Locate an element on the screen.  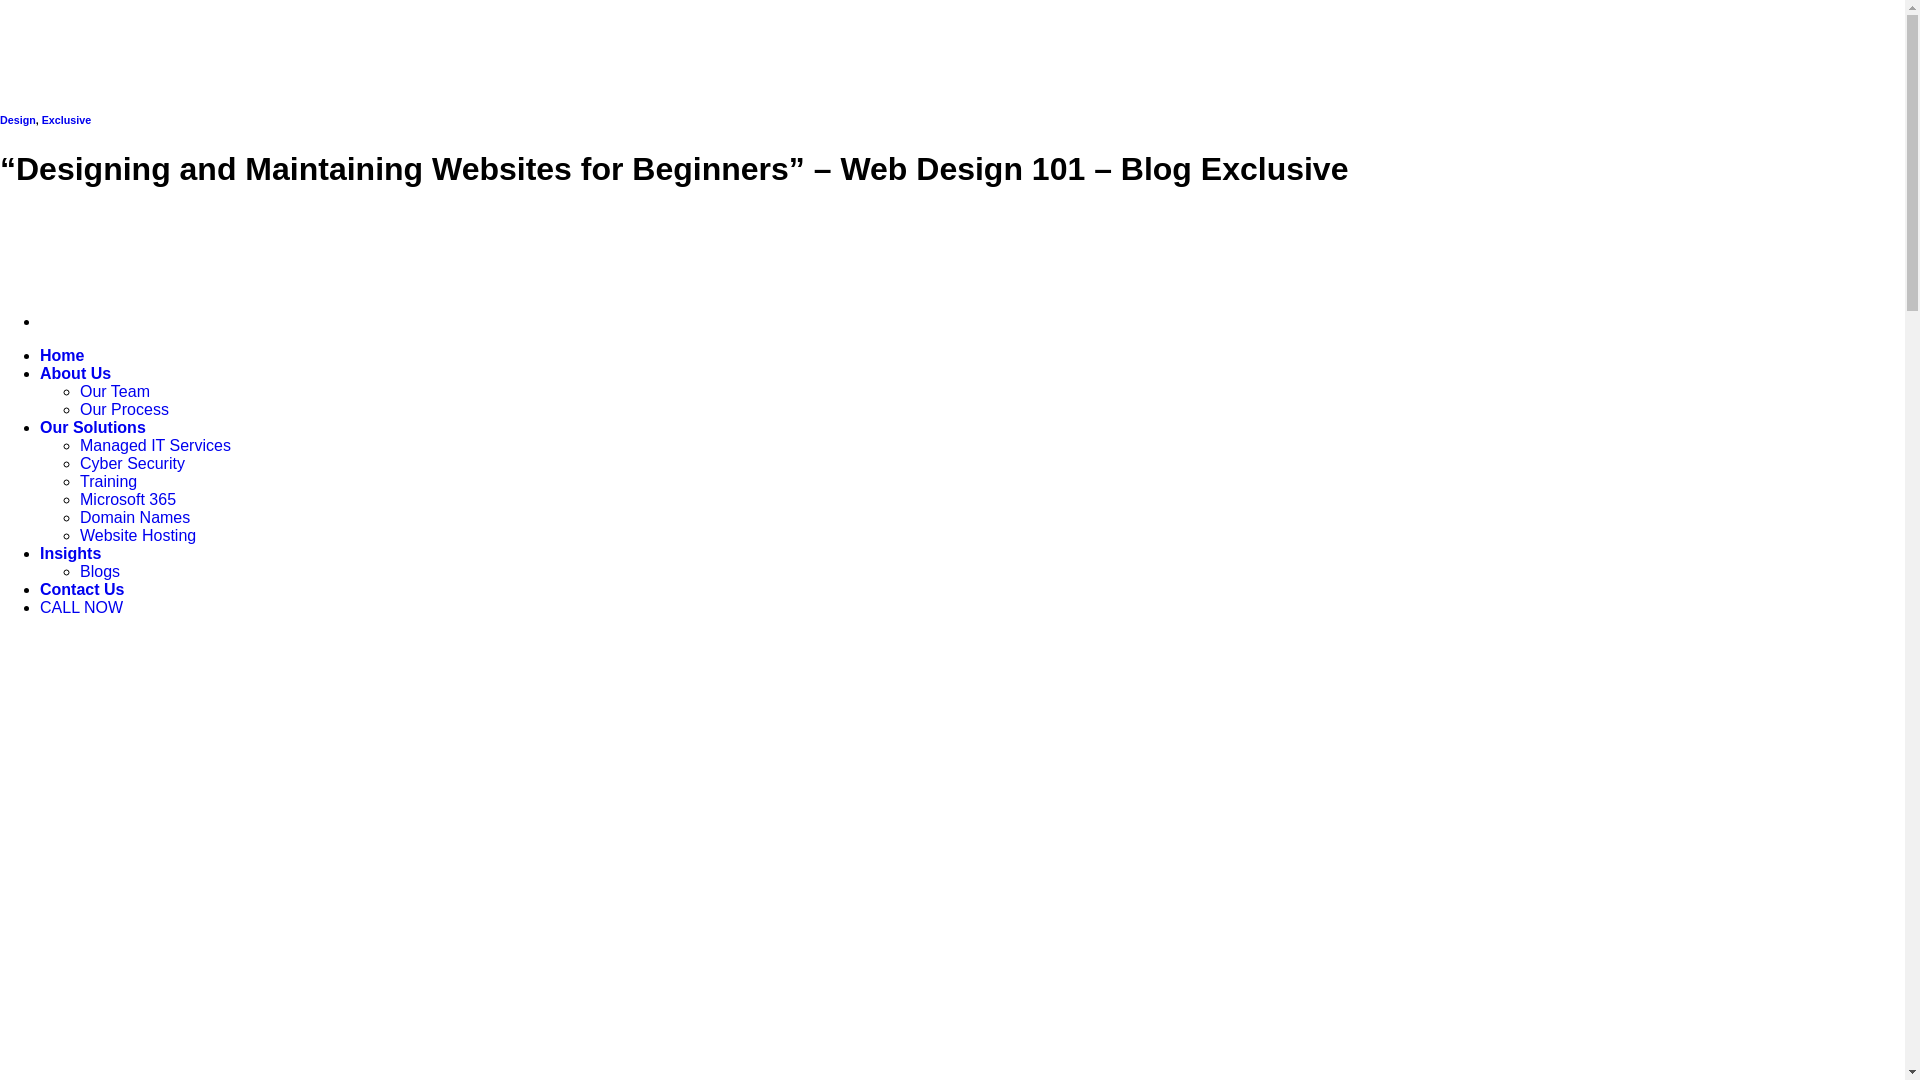
'Insights' is located at coordinates (70, 553).